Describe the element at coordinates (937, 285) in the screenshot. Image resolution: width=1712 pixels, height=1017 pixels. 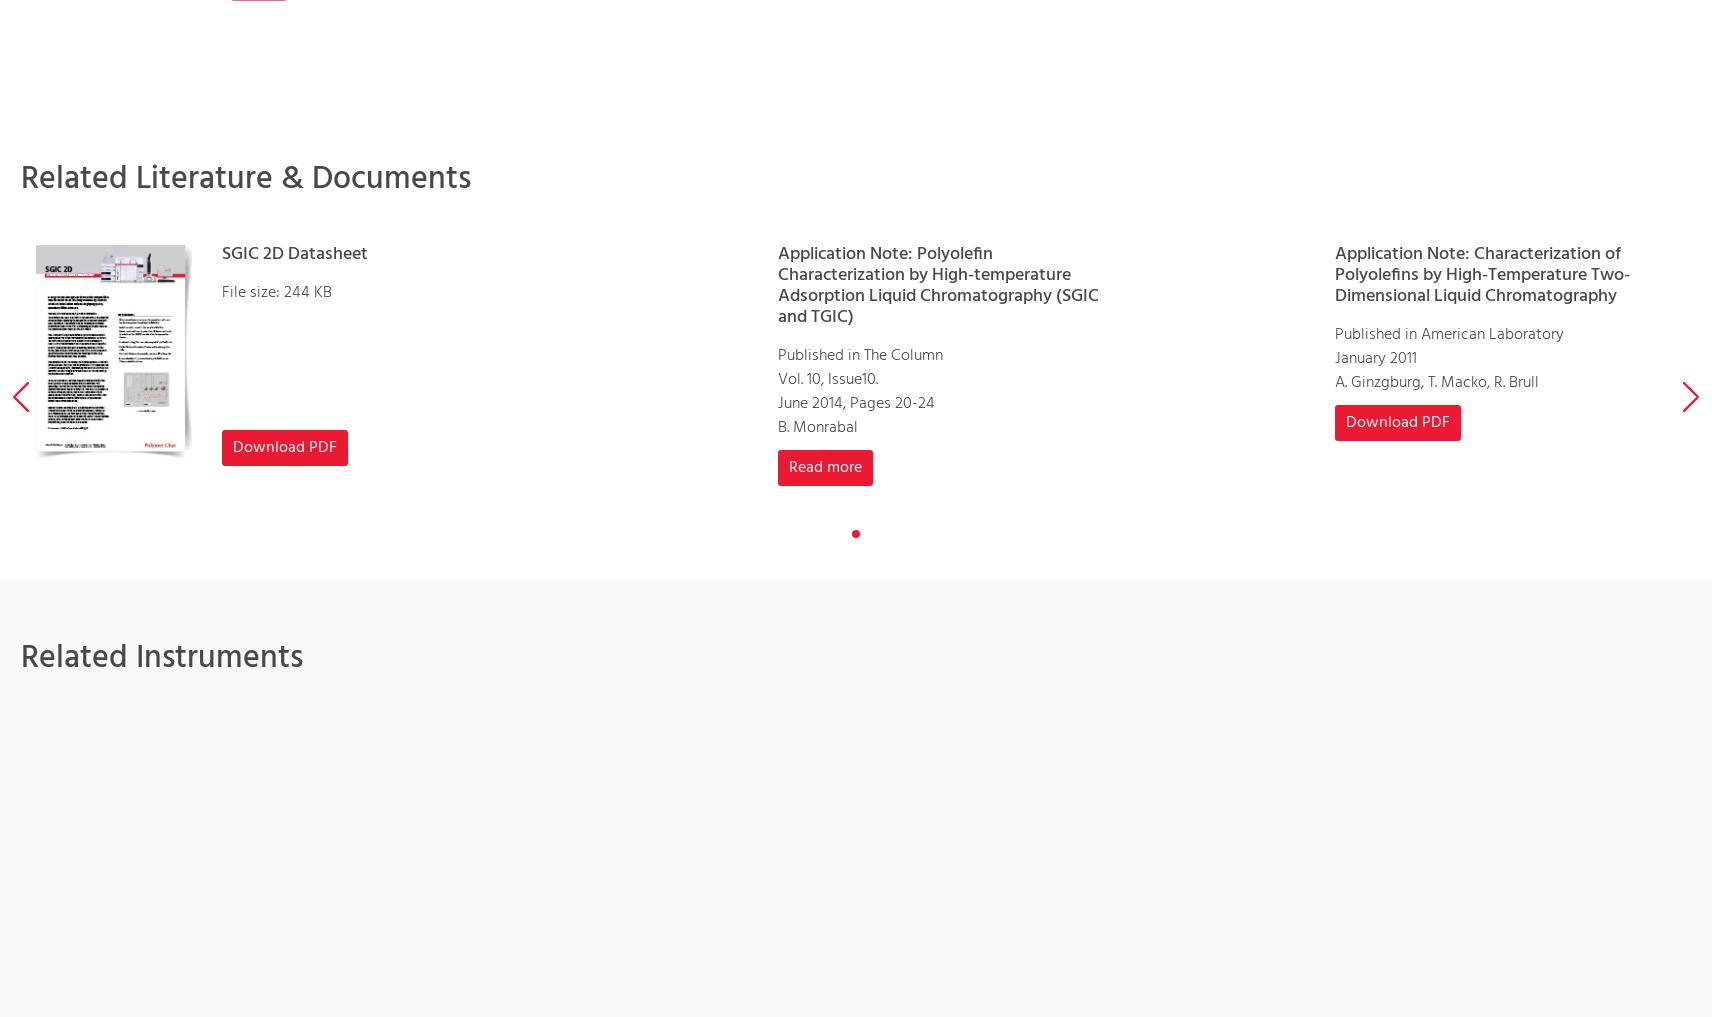
I see `'Application Note: Polyolefin Characterization by High-temperature Adsorption Liquid Chromatography (SGIC and TGIC)'` at that location.